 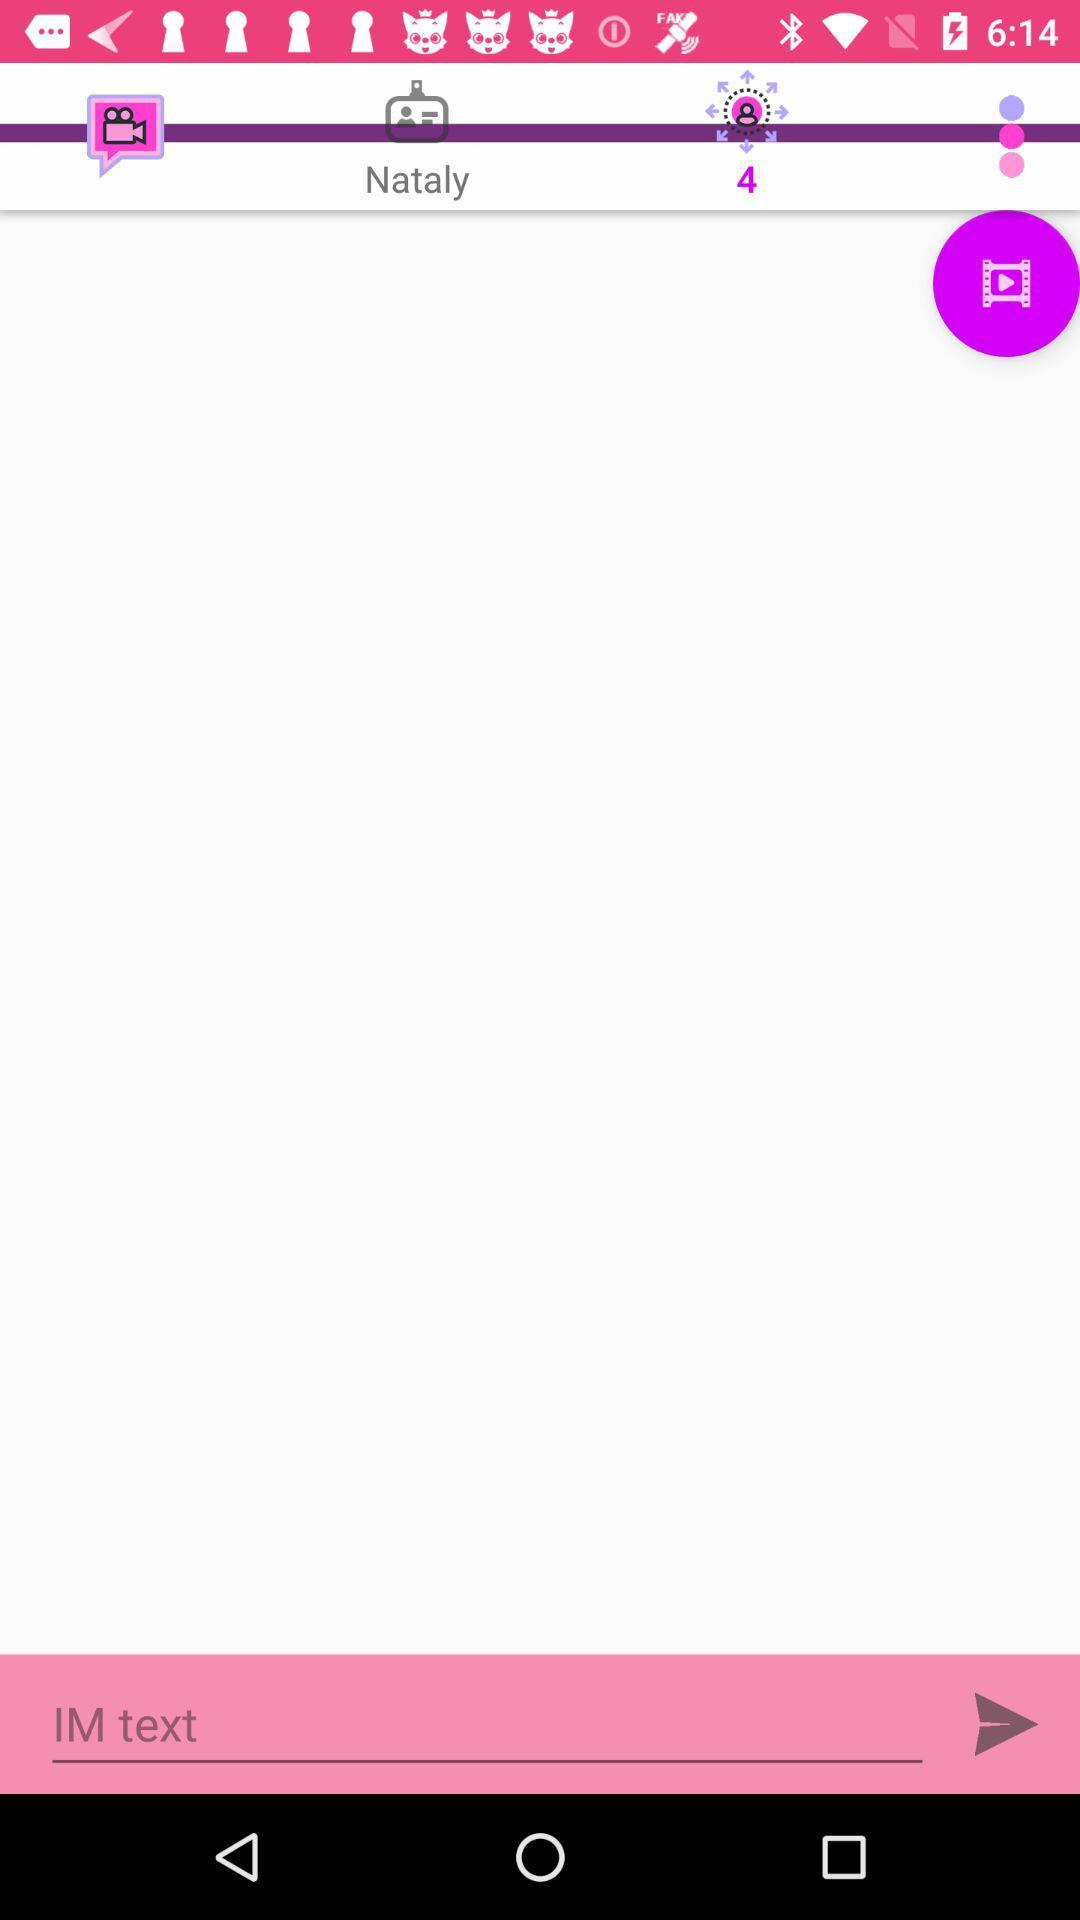 What do you see at coordinates (1006, 282) in the screenshot?
I see `video` at bounding box center [1006, 282].